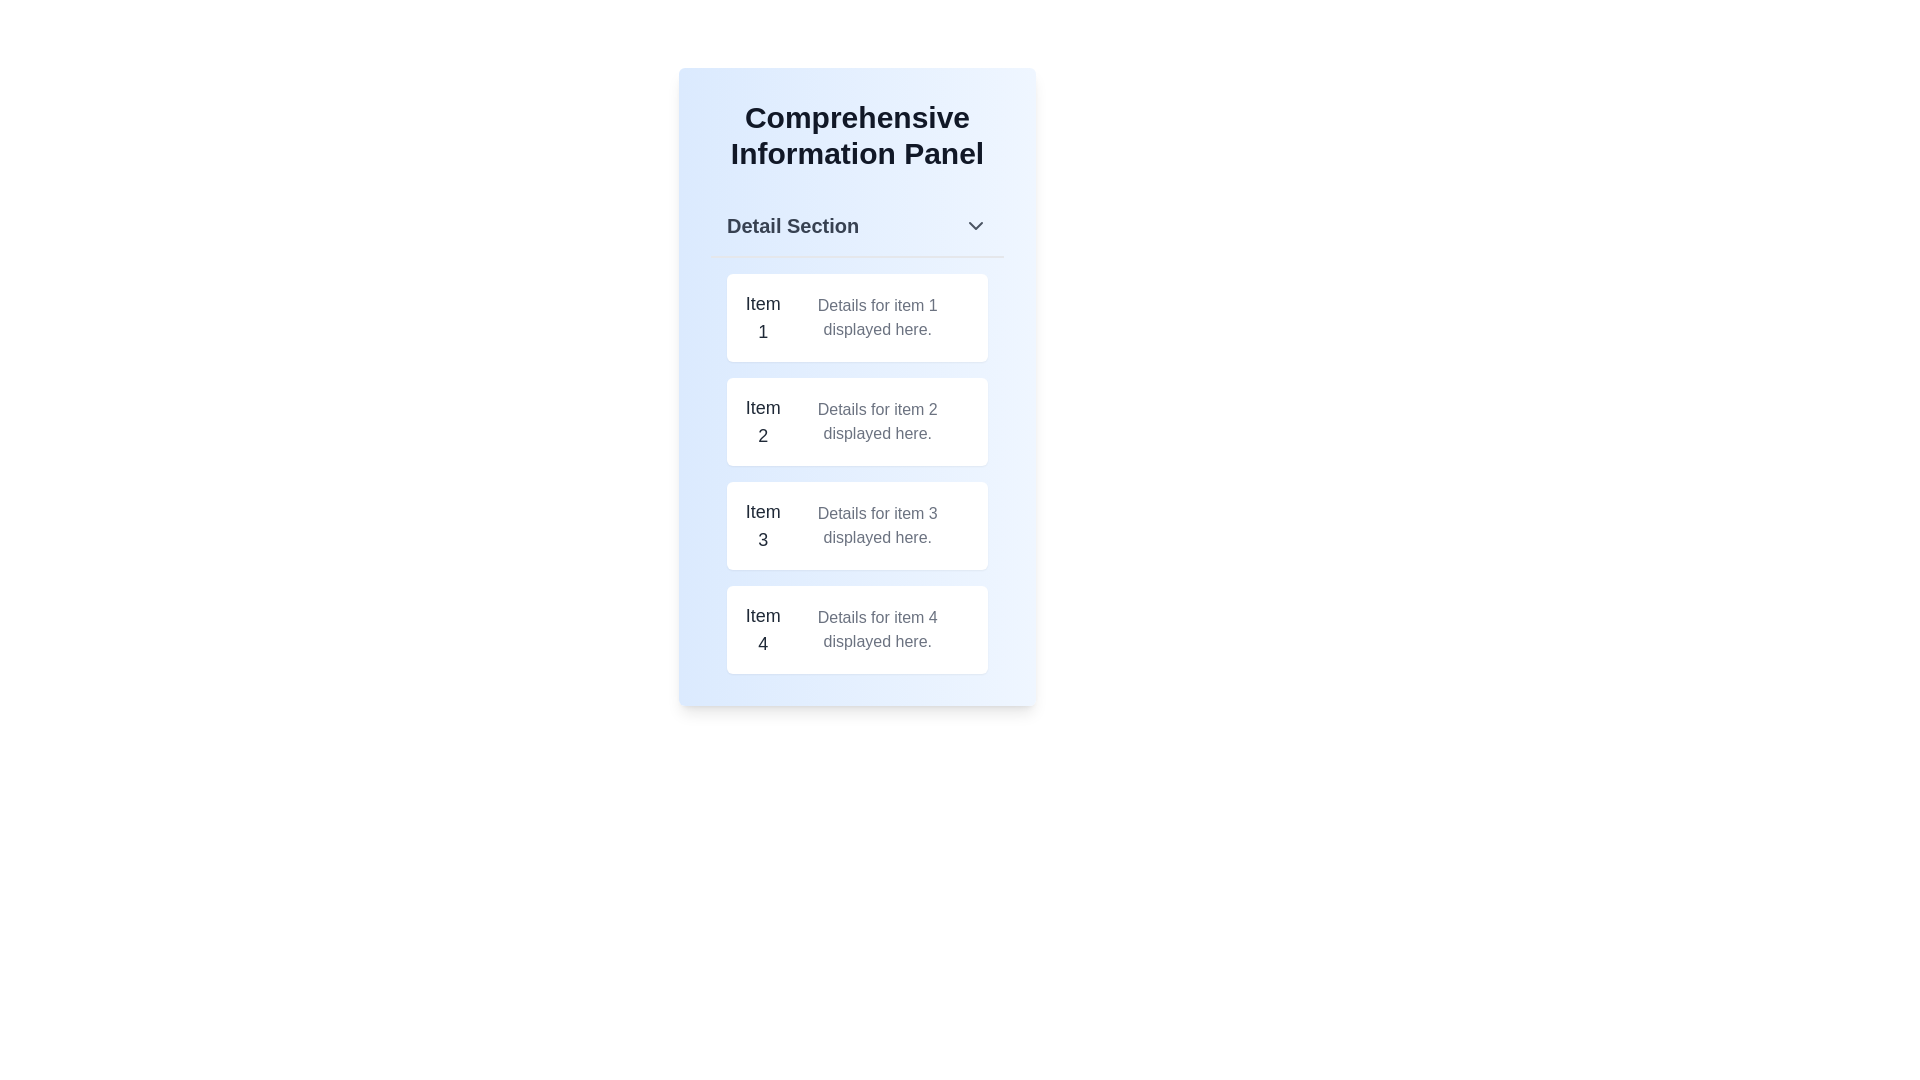 This screenshot has height=1080, width=1920. Describe the element at coordinates (857, 434) in the screenshot. I see `a specific card in the List of Cards located below the 'Detail Section' header inside the 'Comprehensive Information Panel' to interact with it or expand its details` at that location.